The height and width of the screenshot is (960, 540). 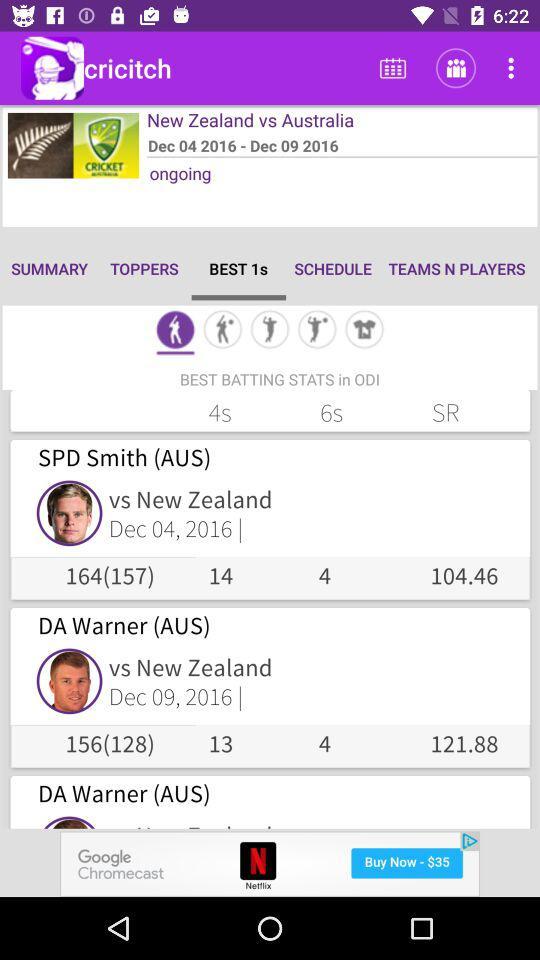 What do you see at coordinates (270, 863) in the screenshot?
I see `buy google chromecast` at bounding box center [270, 863].